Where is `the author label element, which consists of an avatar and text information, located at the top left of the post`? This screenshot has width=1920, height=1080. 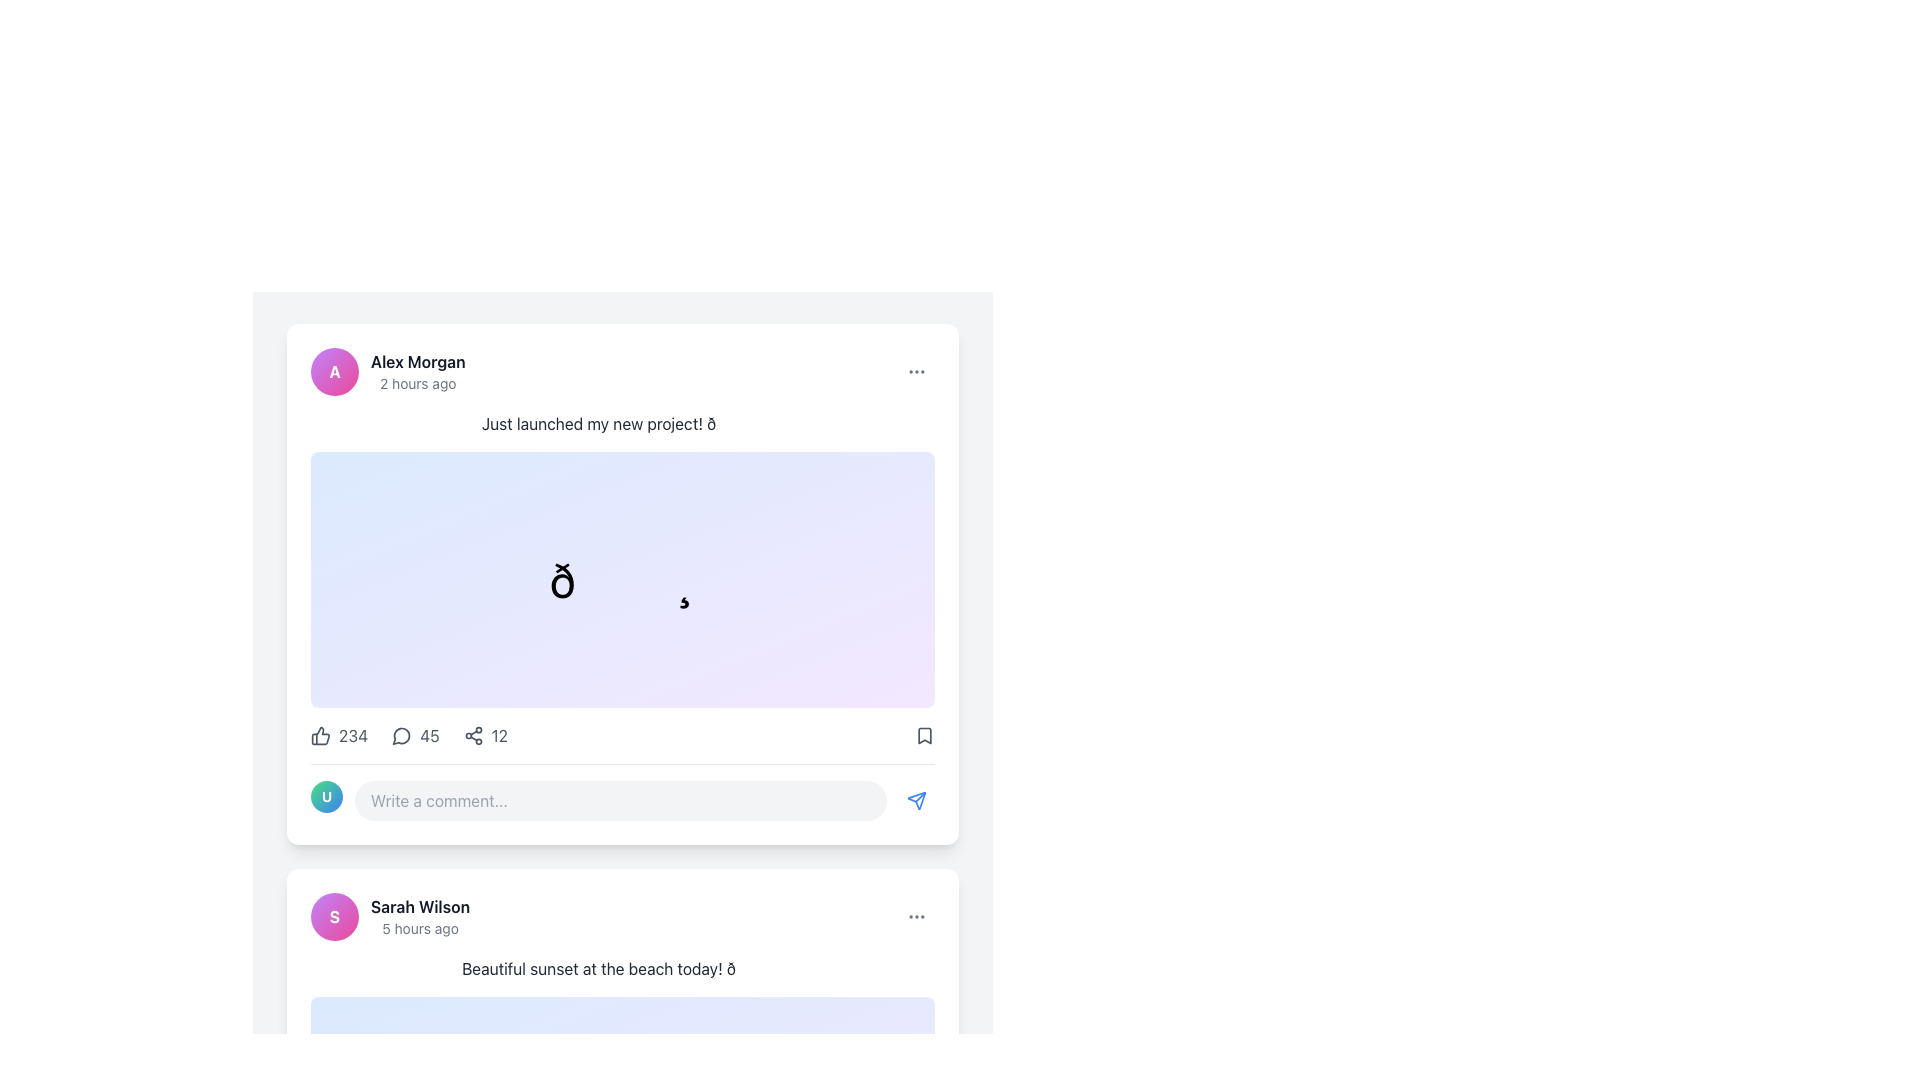
the author label element, which consists of an avatar and text information, located at the top left of the post is located at coordinates (390, 917).